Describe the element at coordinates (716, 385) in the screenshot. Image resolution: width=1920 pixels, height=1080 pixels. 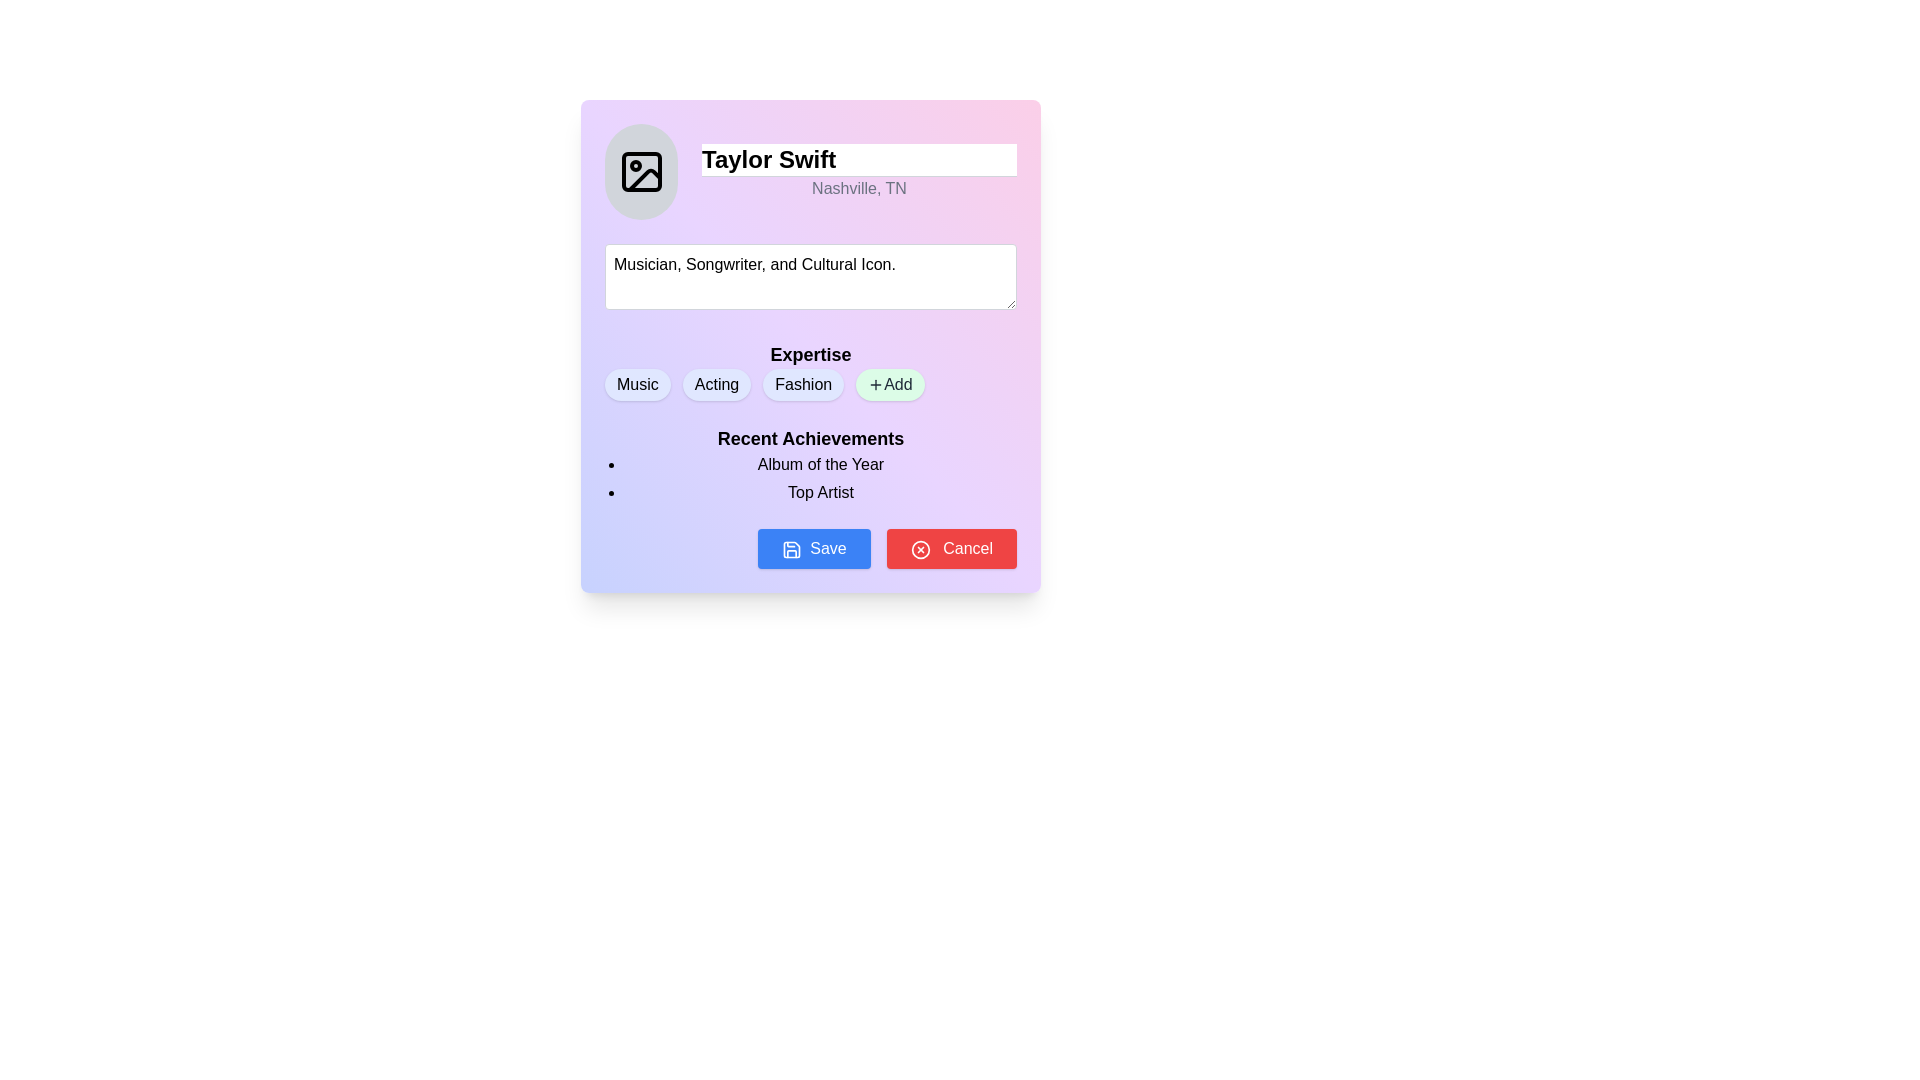
I see `the 'Acting' tag which is the second element in the horizontal arrangement of tags under the 'Expertise' section, positioned between the 'Music' and 'Fashion' tags` at that location.